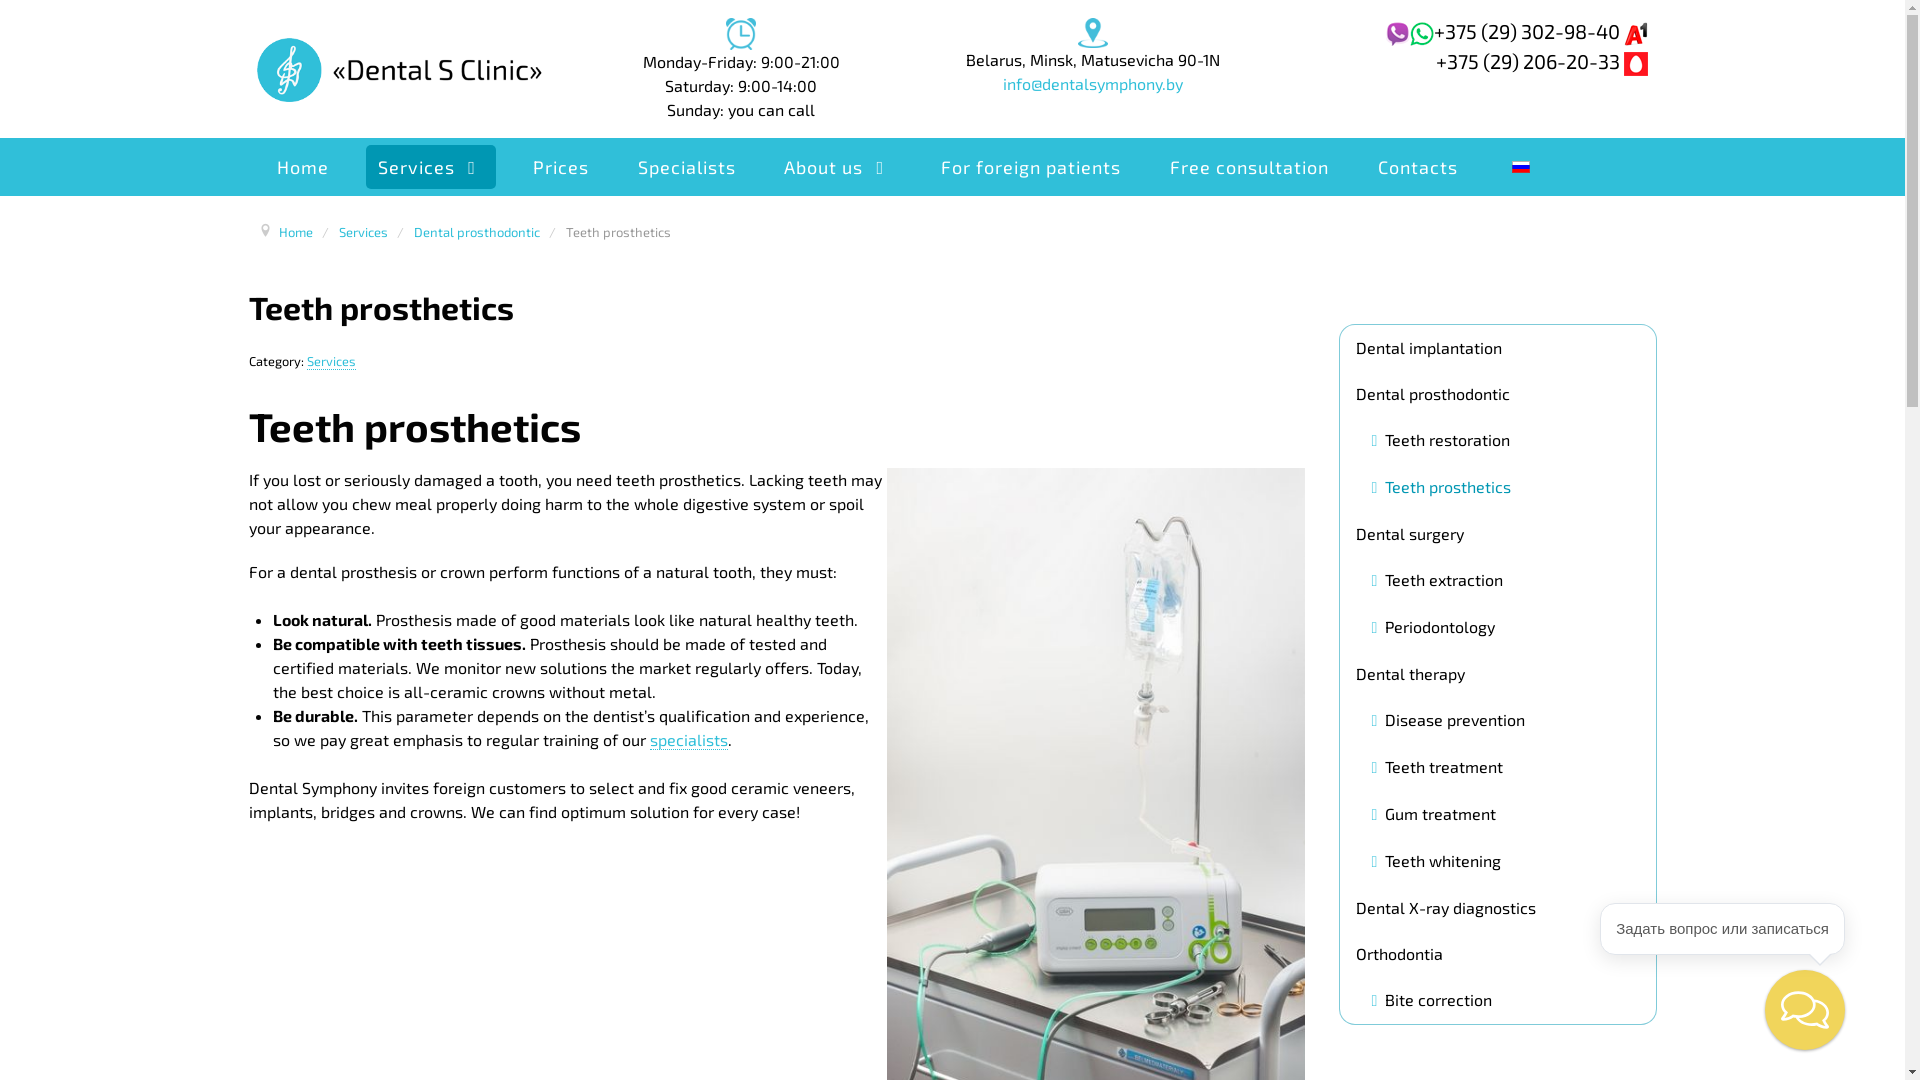 The image size is (1920, 1080). What do you see at coordinates (1497, 531) in the screenshot?
I see `'Dental surgery'` at bounding box center [1497, 531].